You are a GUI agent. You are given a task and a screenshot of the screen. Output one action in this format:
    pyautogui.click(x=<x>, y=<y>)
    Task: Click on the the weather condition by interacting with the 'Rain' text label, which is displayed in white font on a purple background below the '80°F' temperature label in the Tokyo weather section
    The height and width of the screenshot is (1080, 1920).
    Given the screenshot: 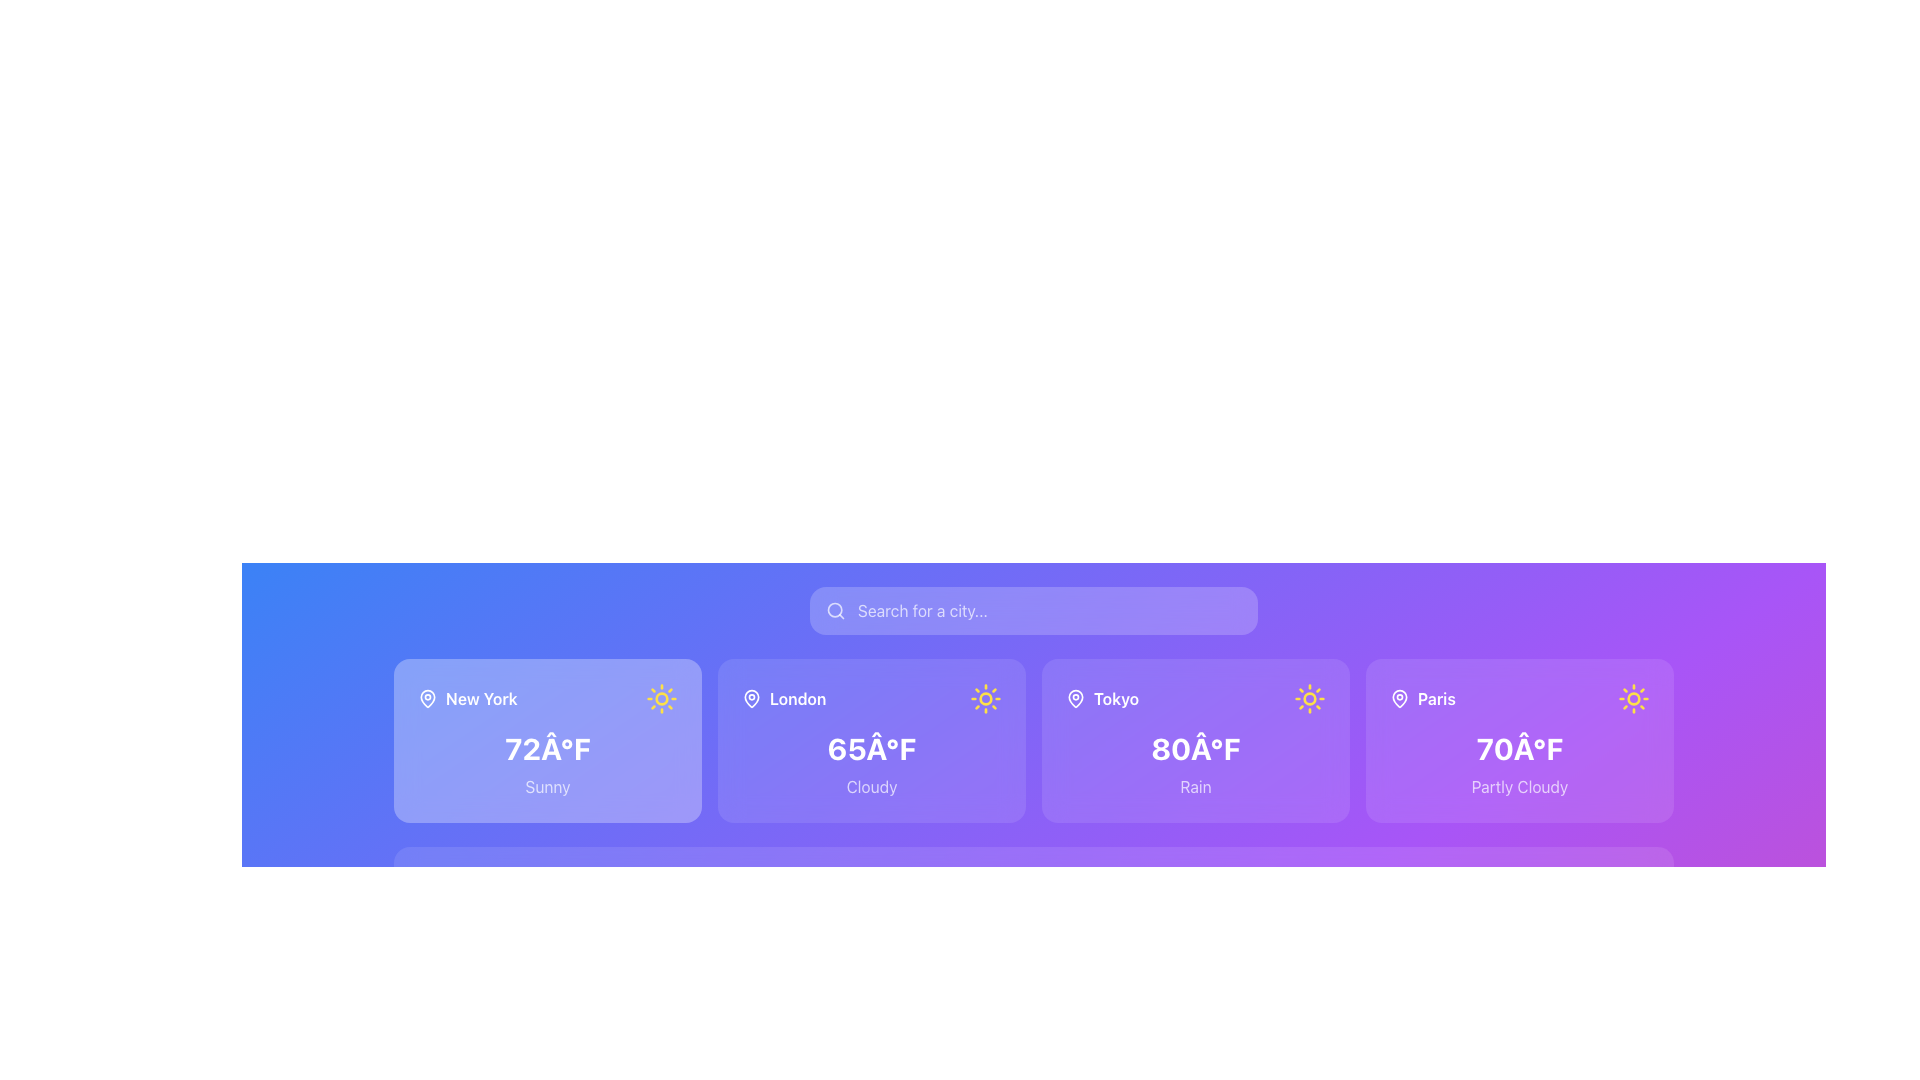 What is the action you would take?
    pyautogui.click(x=1195, y=785)
    